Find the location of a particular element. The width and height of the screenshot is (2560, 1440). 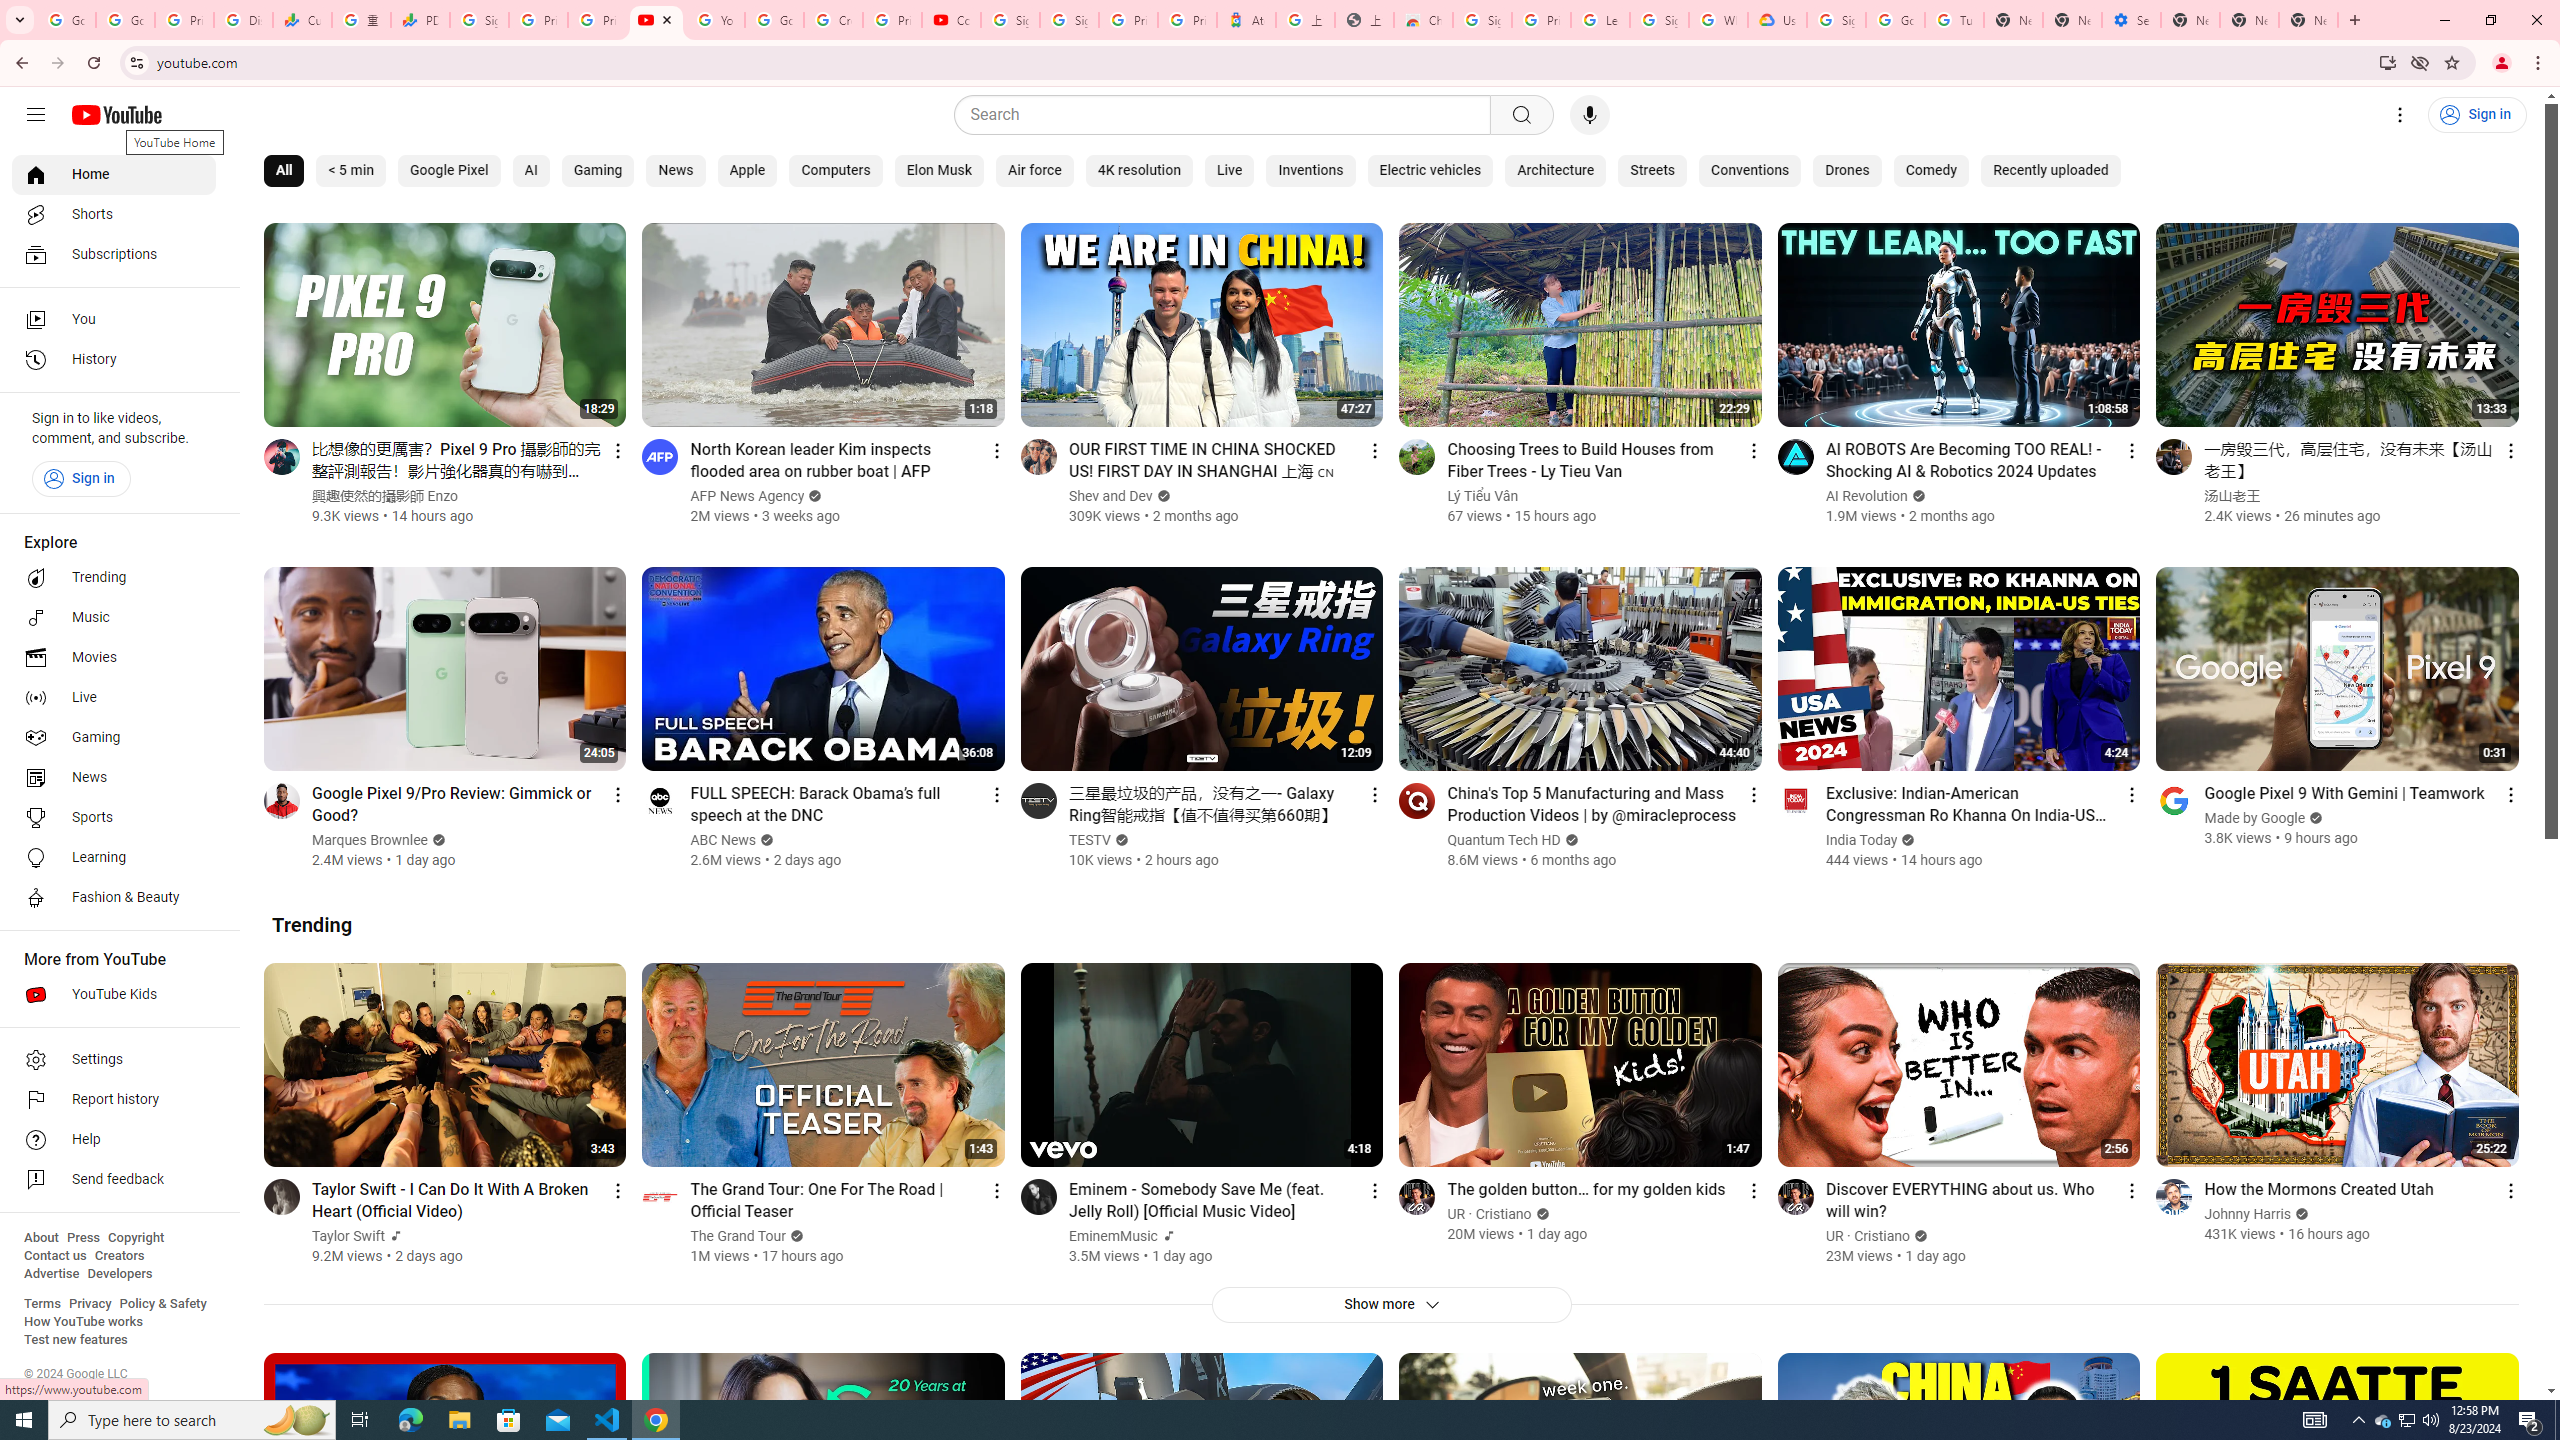

'Taylor Swift' is located at coordinates (348, 1236).